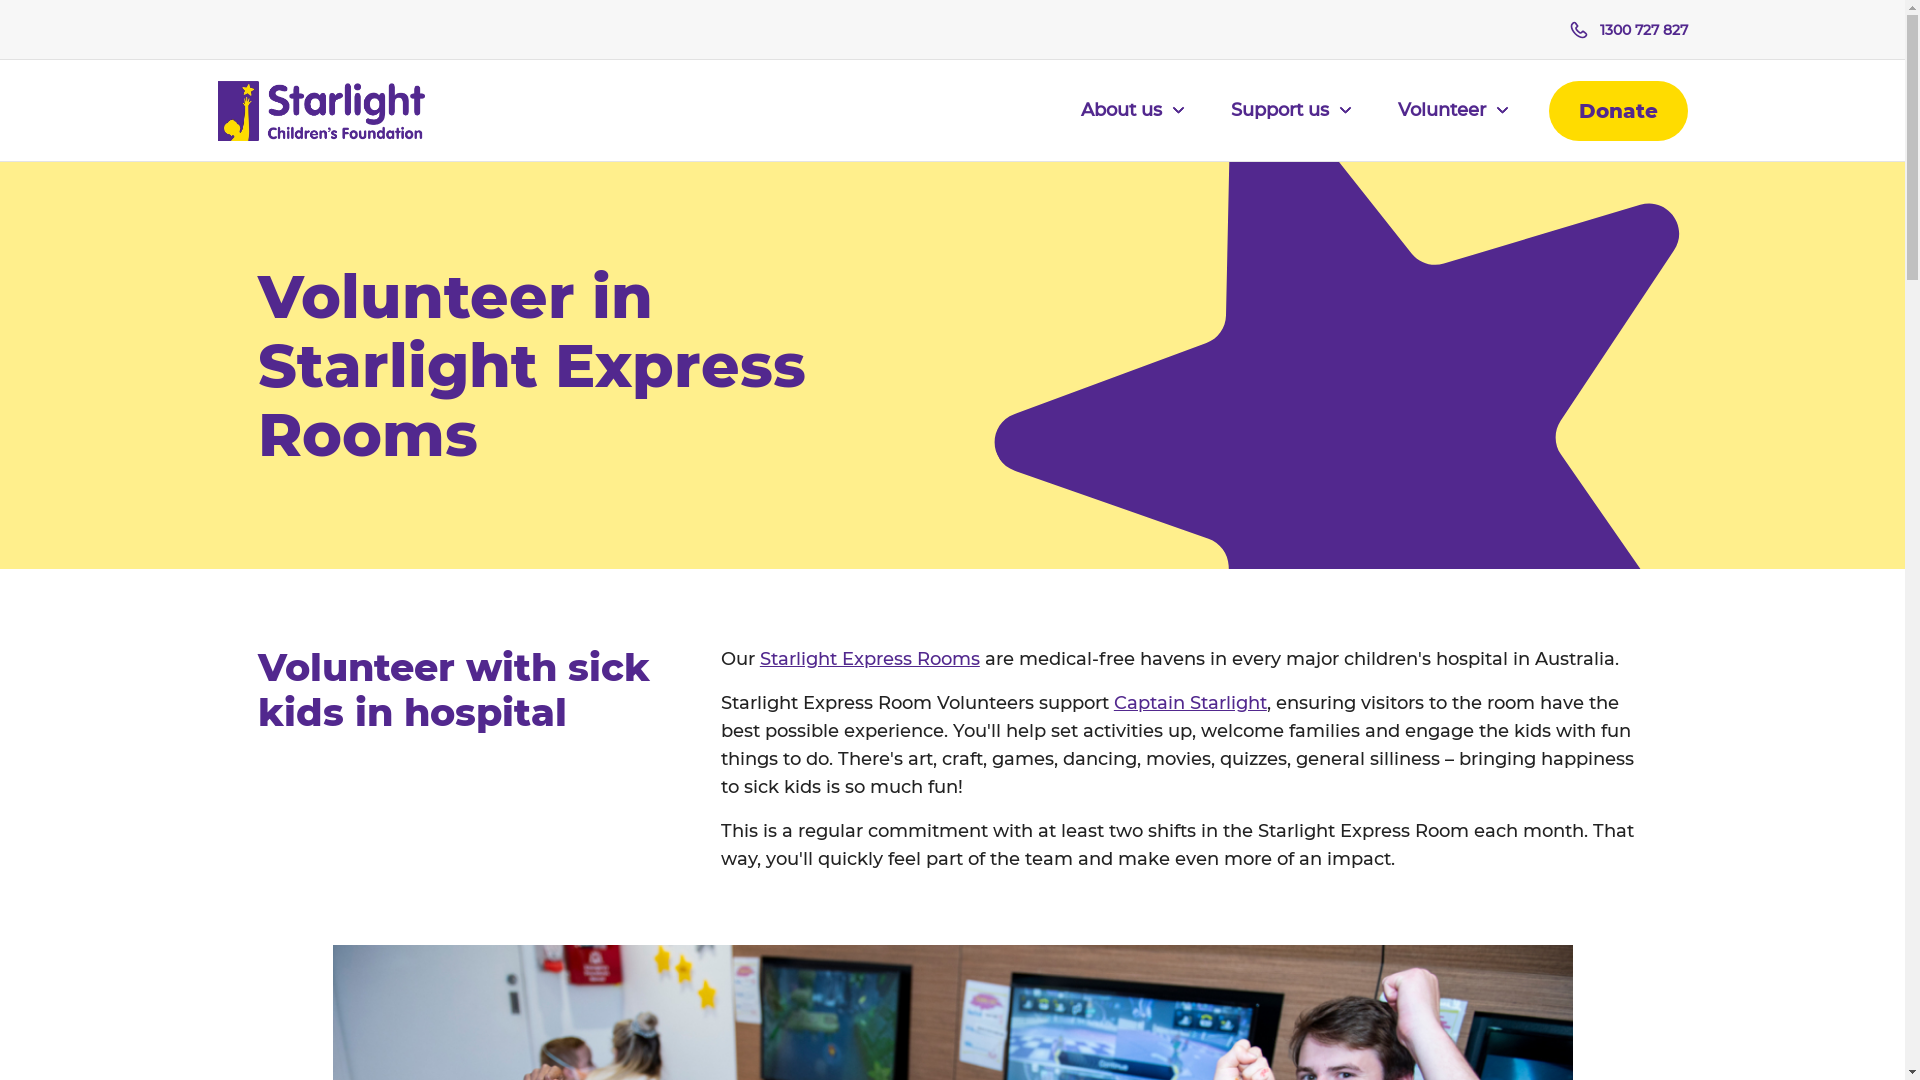 Image resolution: width=1920 pixels, height=1080 pixels. What do you see at coordinates (1396, 121) in the screenshot?
I see `'Volunteer'` at bounding box center [1396, 121].